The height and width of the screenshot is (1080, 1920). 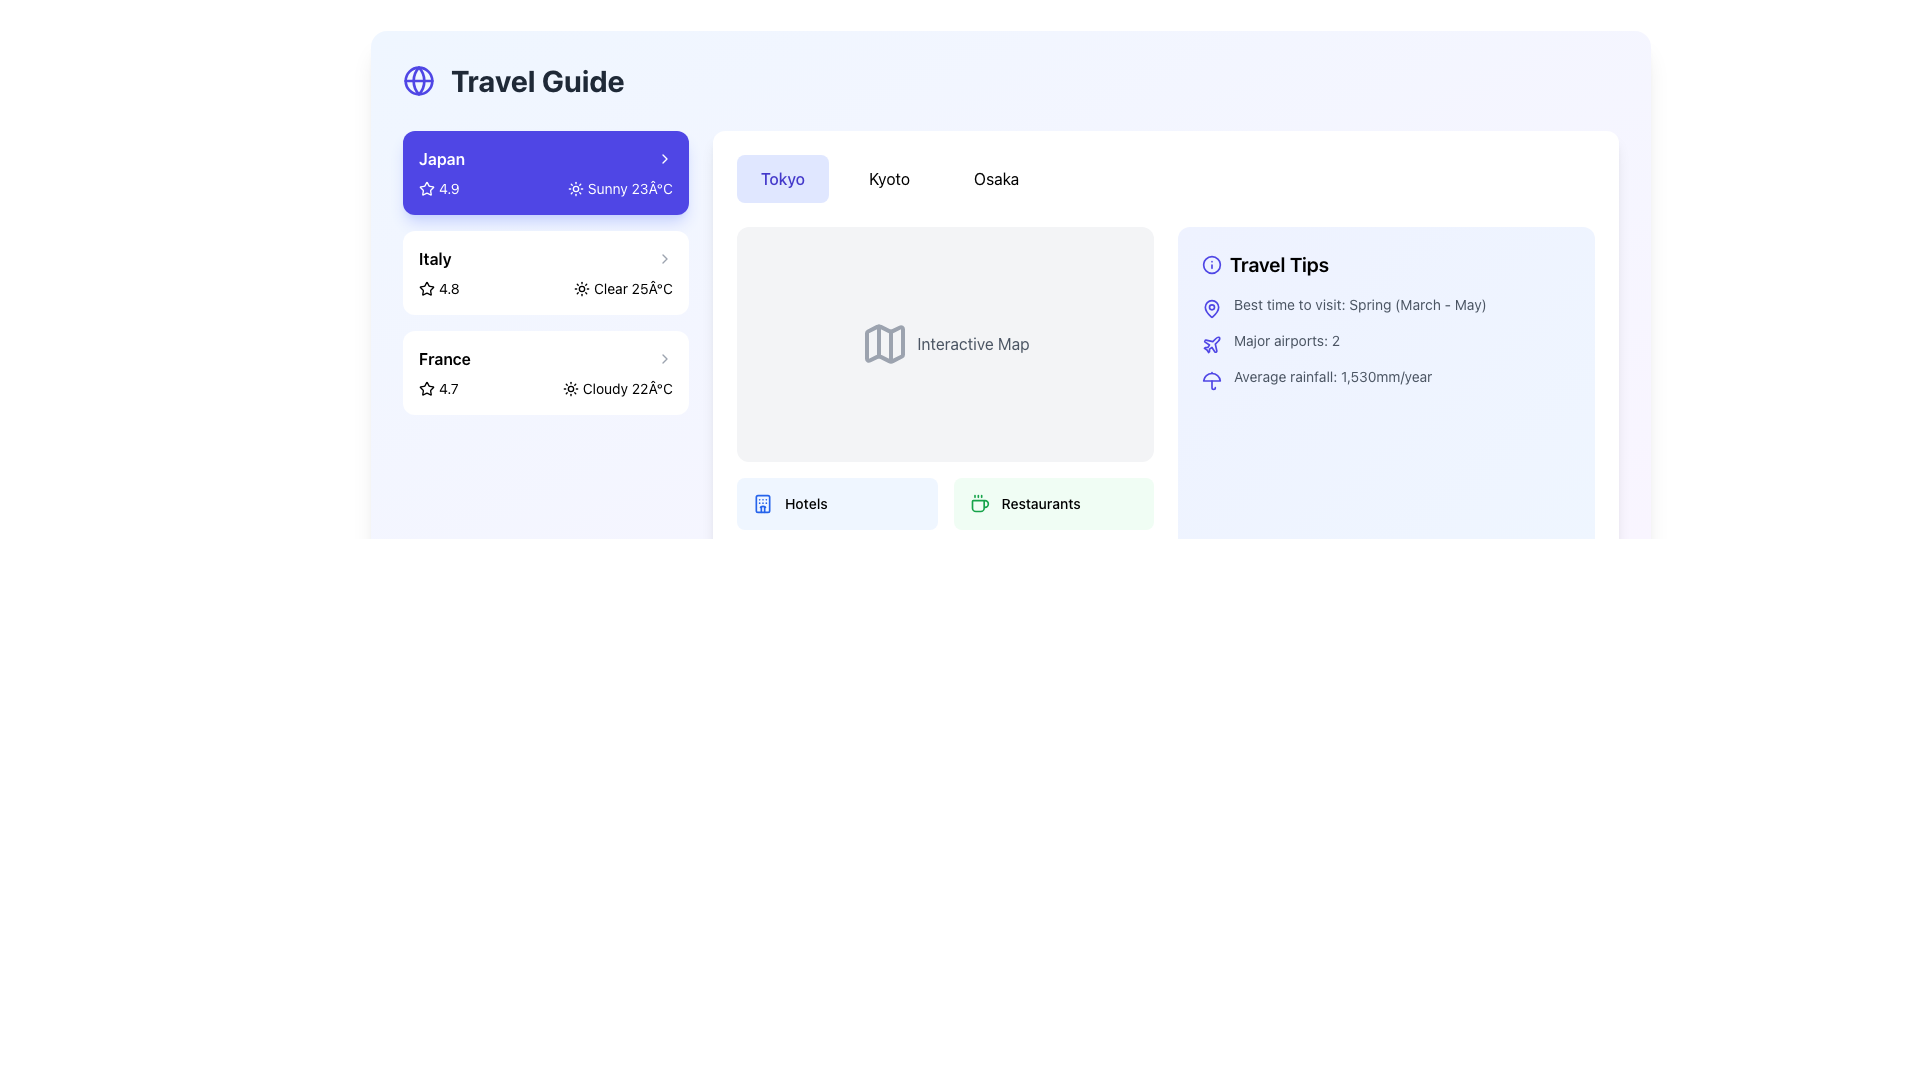 I want to click on the text label displaying 'Major airports: 2' in the travel tips section, which is aligned horizontally with an airplane icon, so click(x=1287, y=339).